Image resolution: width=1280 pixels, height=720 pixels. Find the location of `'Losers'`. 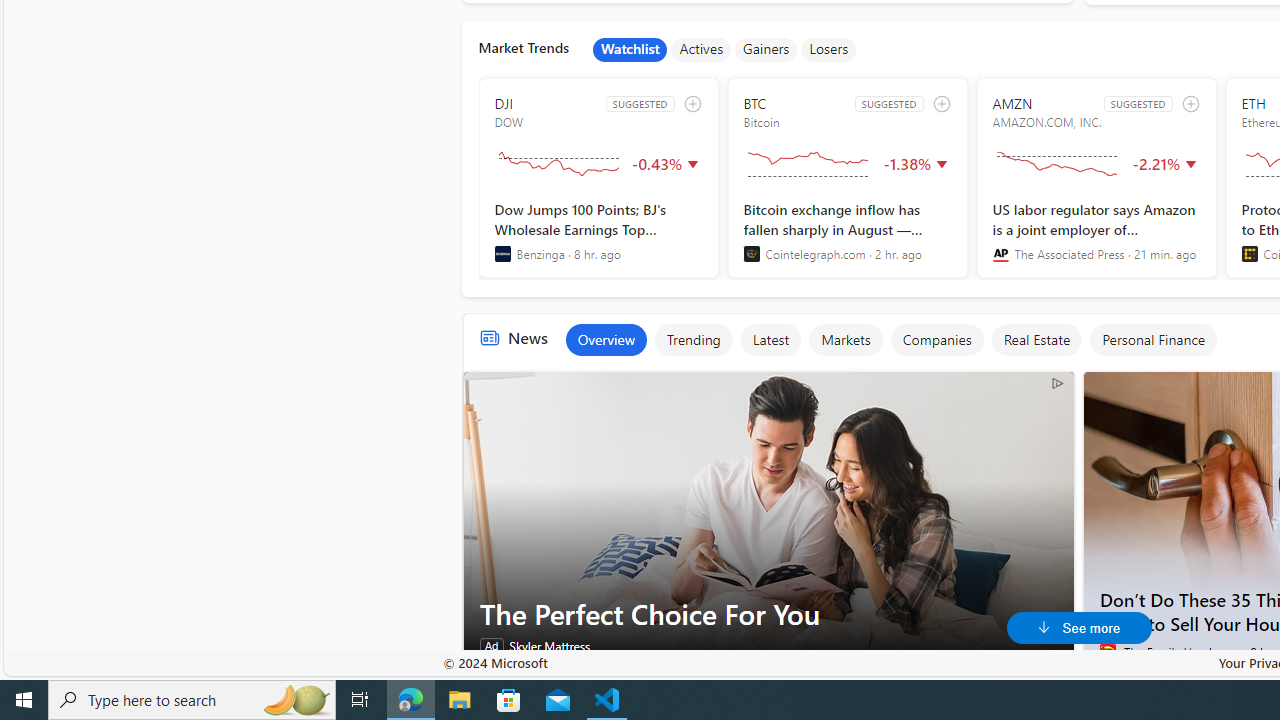

'Losers' is located at coordinates (829, 49).